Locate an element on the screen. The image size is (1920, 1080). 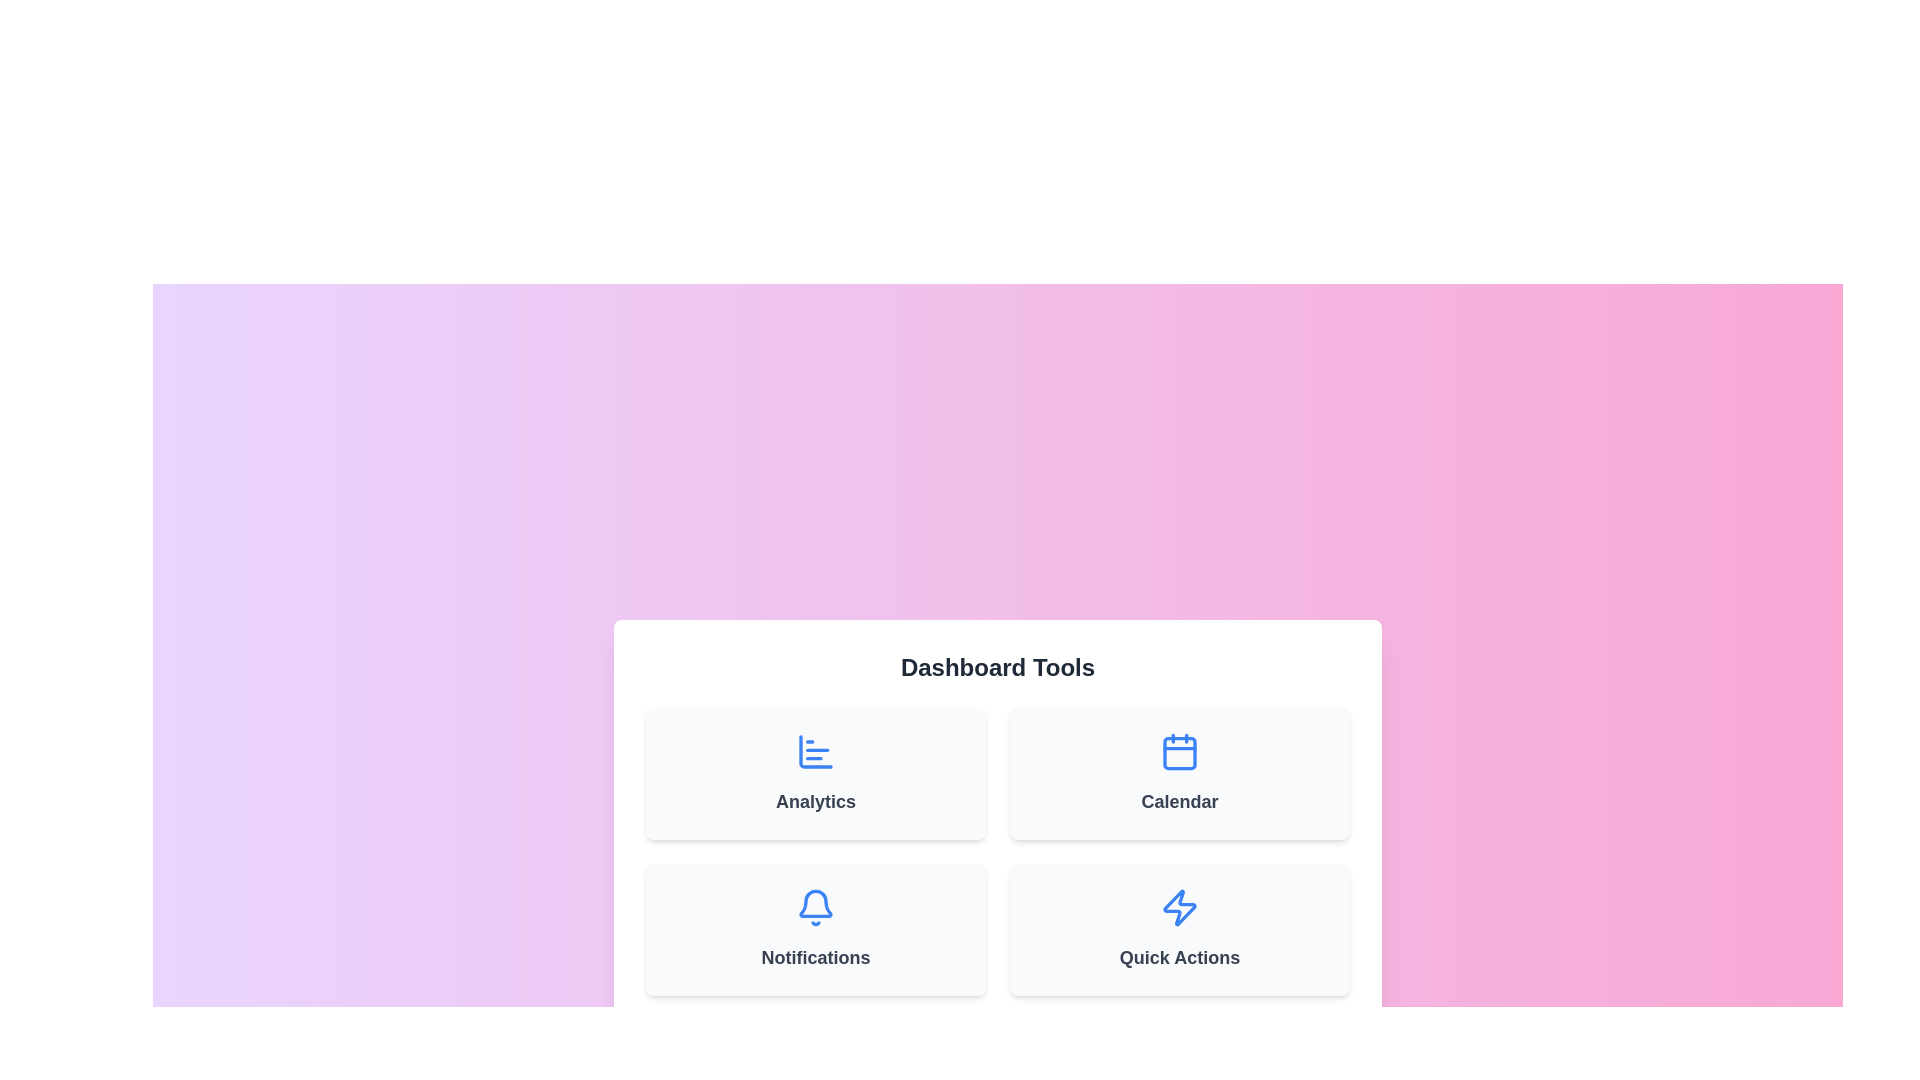
the blue linear design icon that resembles a chart or graph, located in the center area of the top-left quadrant of the dashboard tools section within the 'Analytics' box is located at coordinates (816, 752).